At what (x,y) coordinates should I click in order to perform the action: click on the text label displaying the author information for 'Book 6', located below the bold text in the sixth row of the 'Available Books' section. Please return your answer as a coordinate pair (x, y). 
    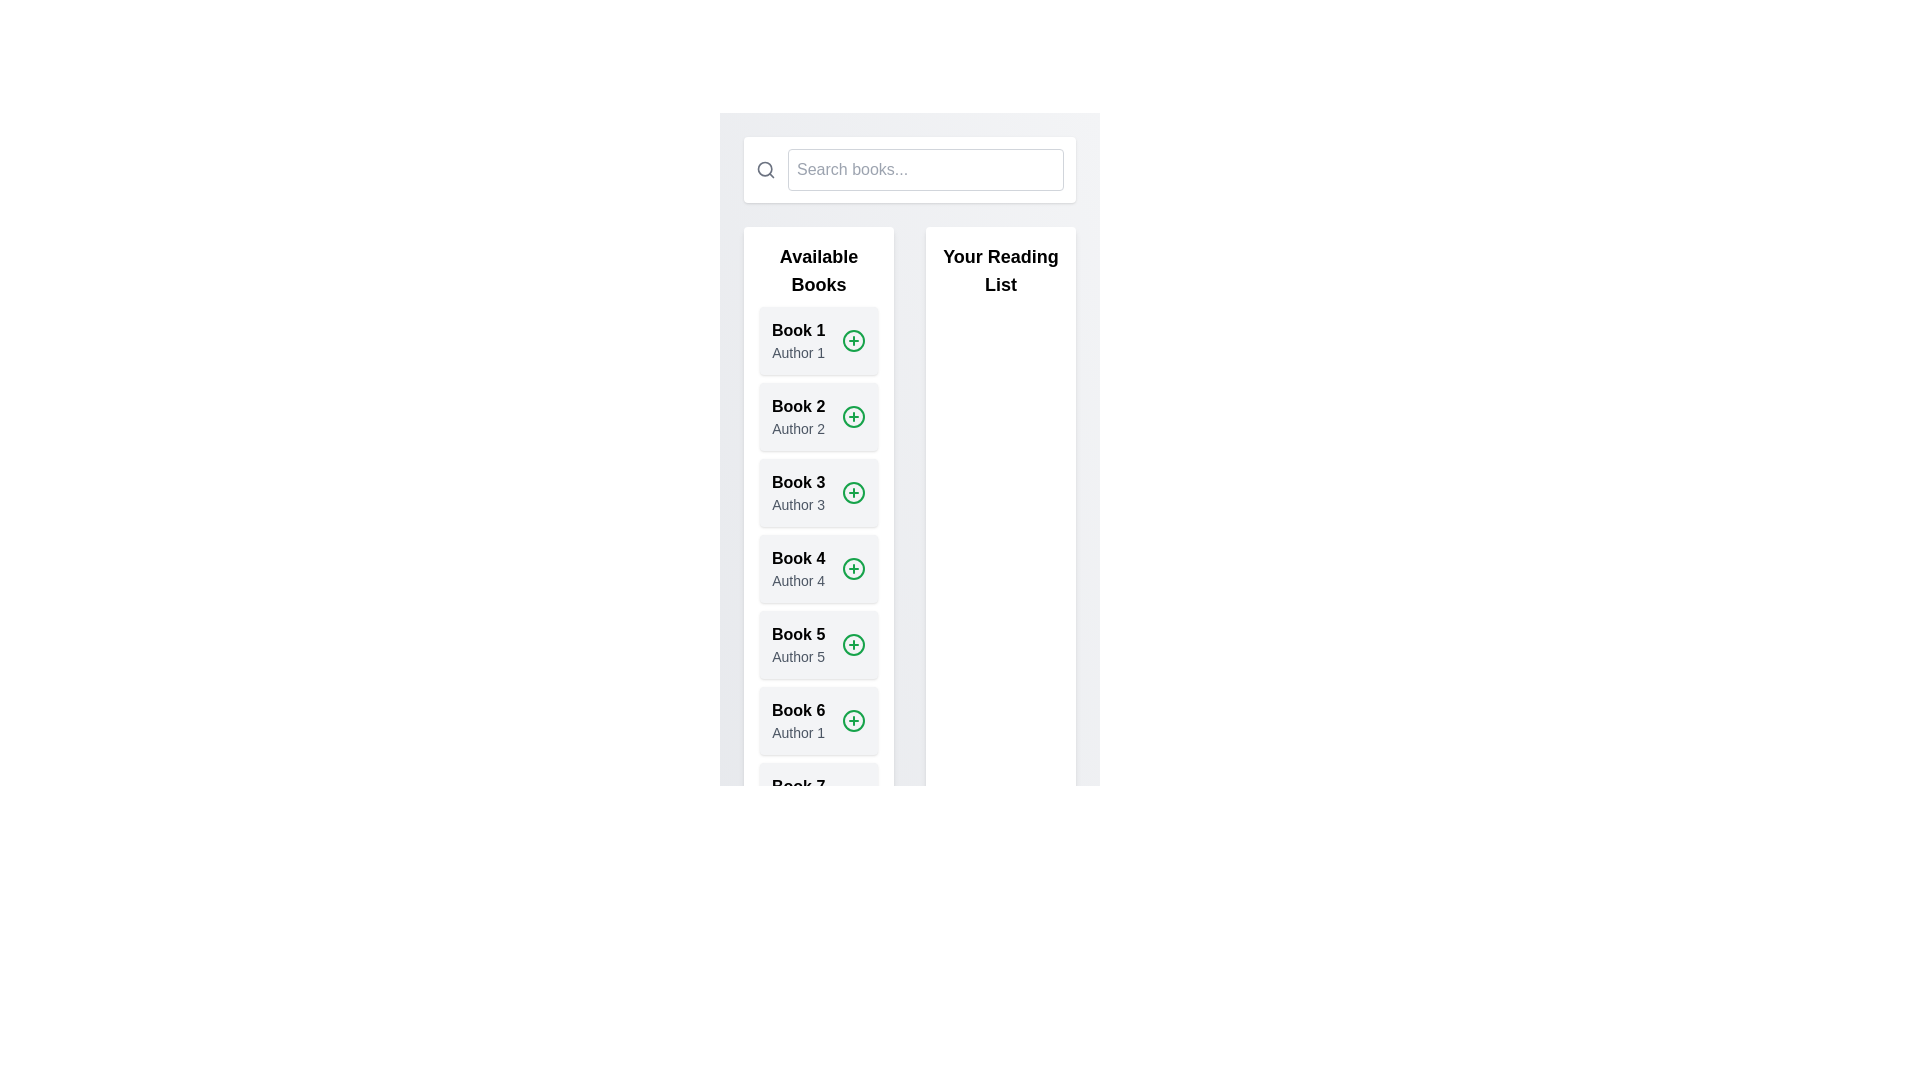
    Looking at the image, I should click on (797, 732).